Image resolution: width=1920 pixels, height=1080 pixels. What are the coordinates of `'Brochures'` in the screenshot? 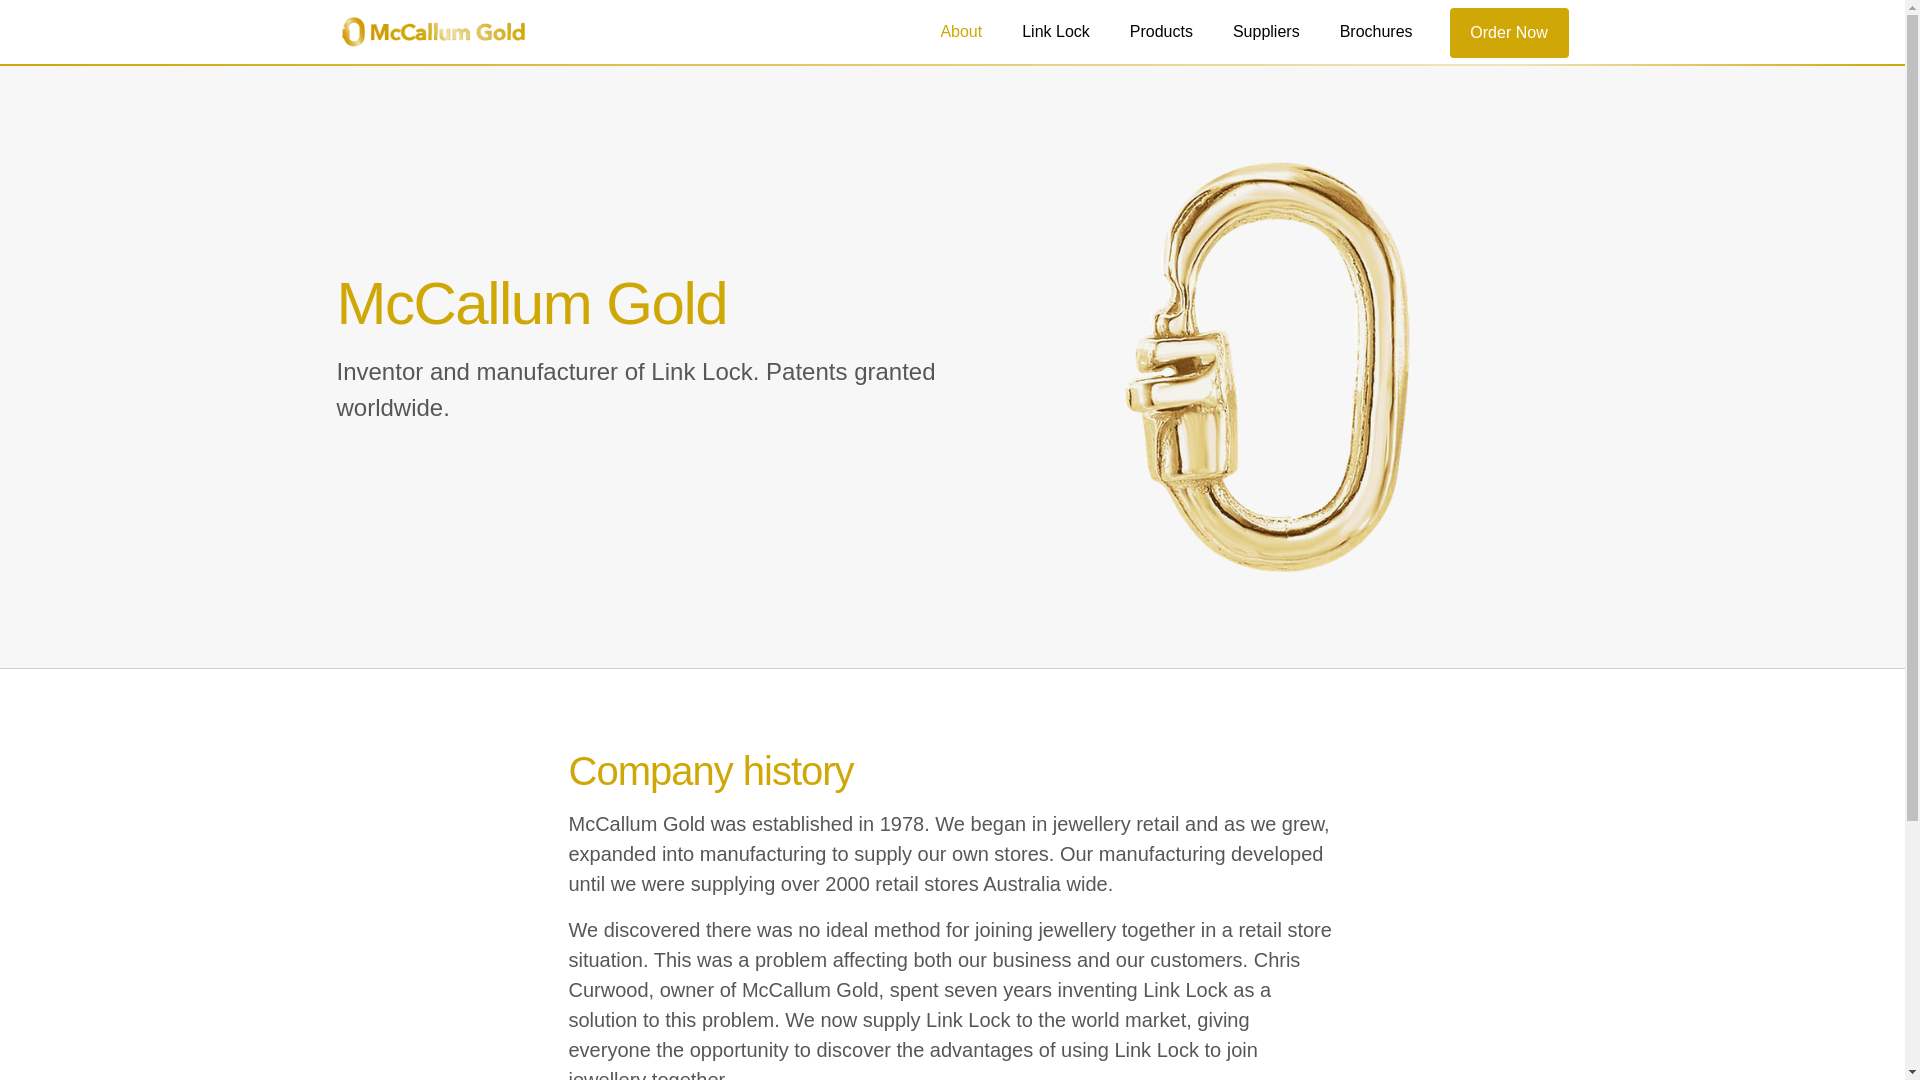 It's located at (1375, 31).